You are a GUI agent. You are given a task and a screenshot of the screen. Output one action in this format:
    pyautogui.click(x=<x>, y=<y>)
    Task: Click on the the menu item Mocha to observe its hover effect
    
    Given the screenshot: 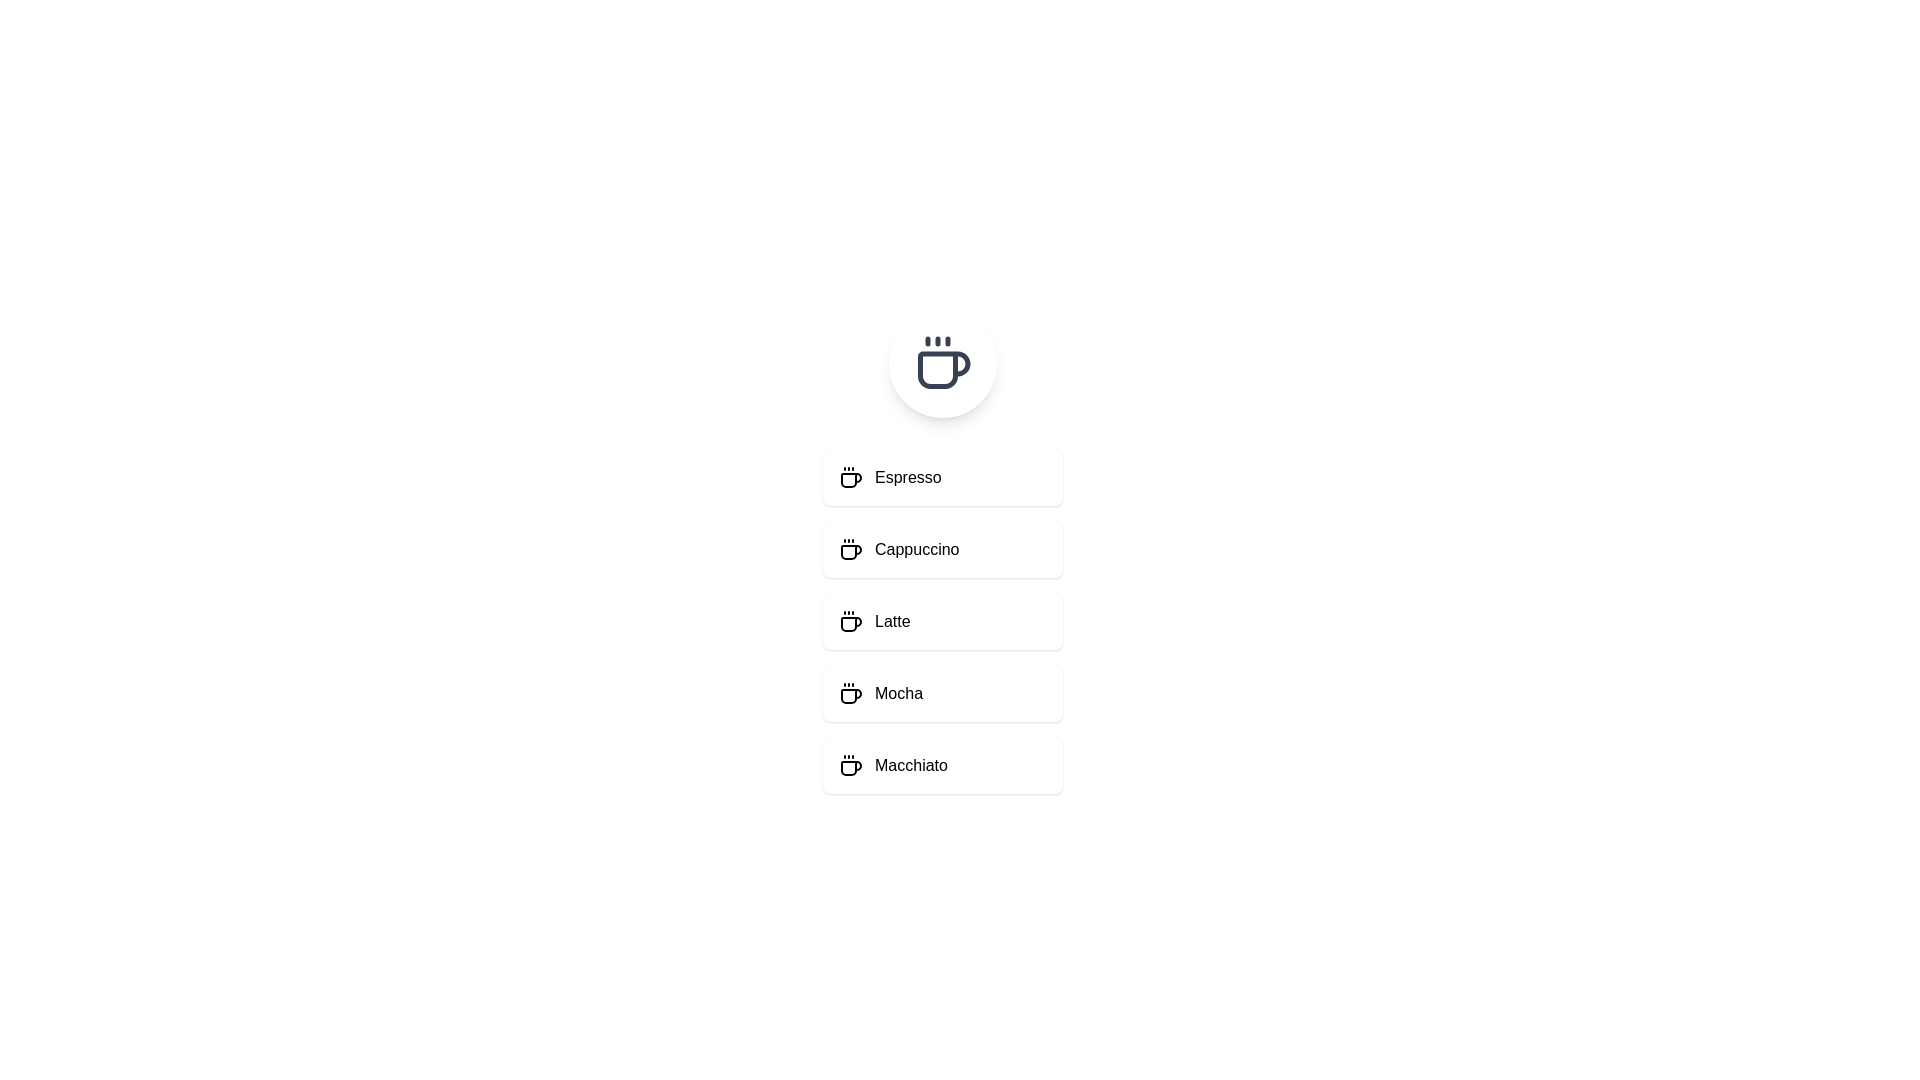 What is the action you would take?
    pyautogui.click(x=941, y=693)
    